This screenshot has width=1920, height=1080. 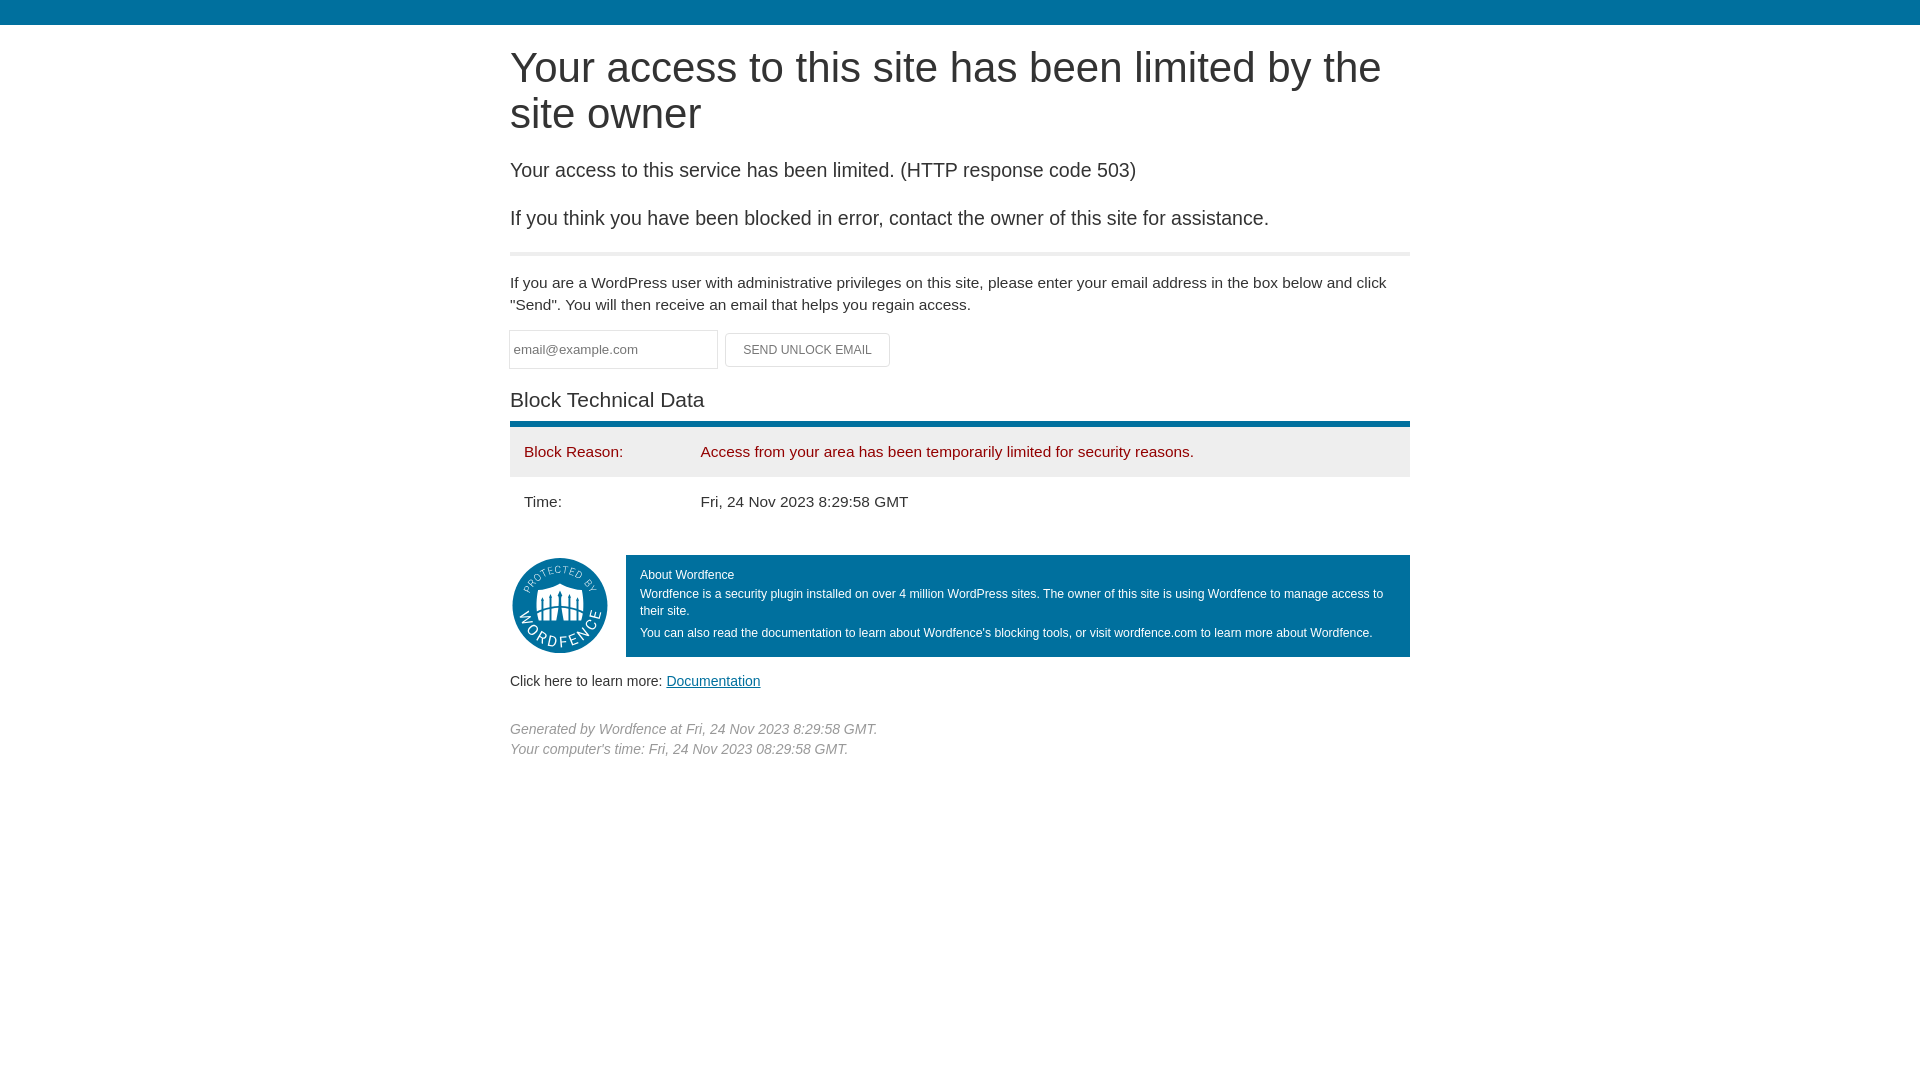 What do you see at coordinates (666, 680) in the screenshot?
I see `'Documentation'` at bounding box center [666, 680].